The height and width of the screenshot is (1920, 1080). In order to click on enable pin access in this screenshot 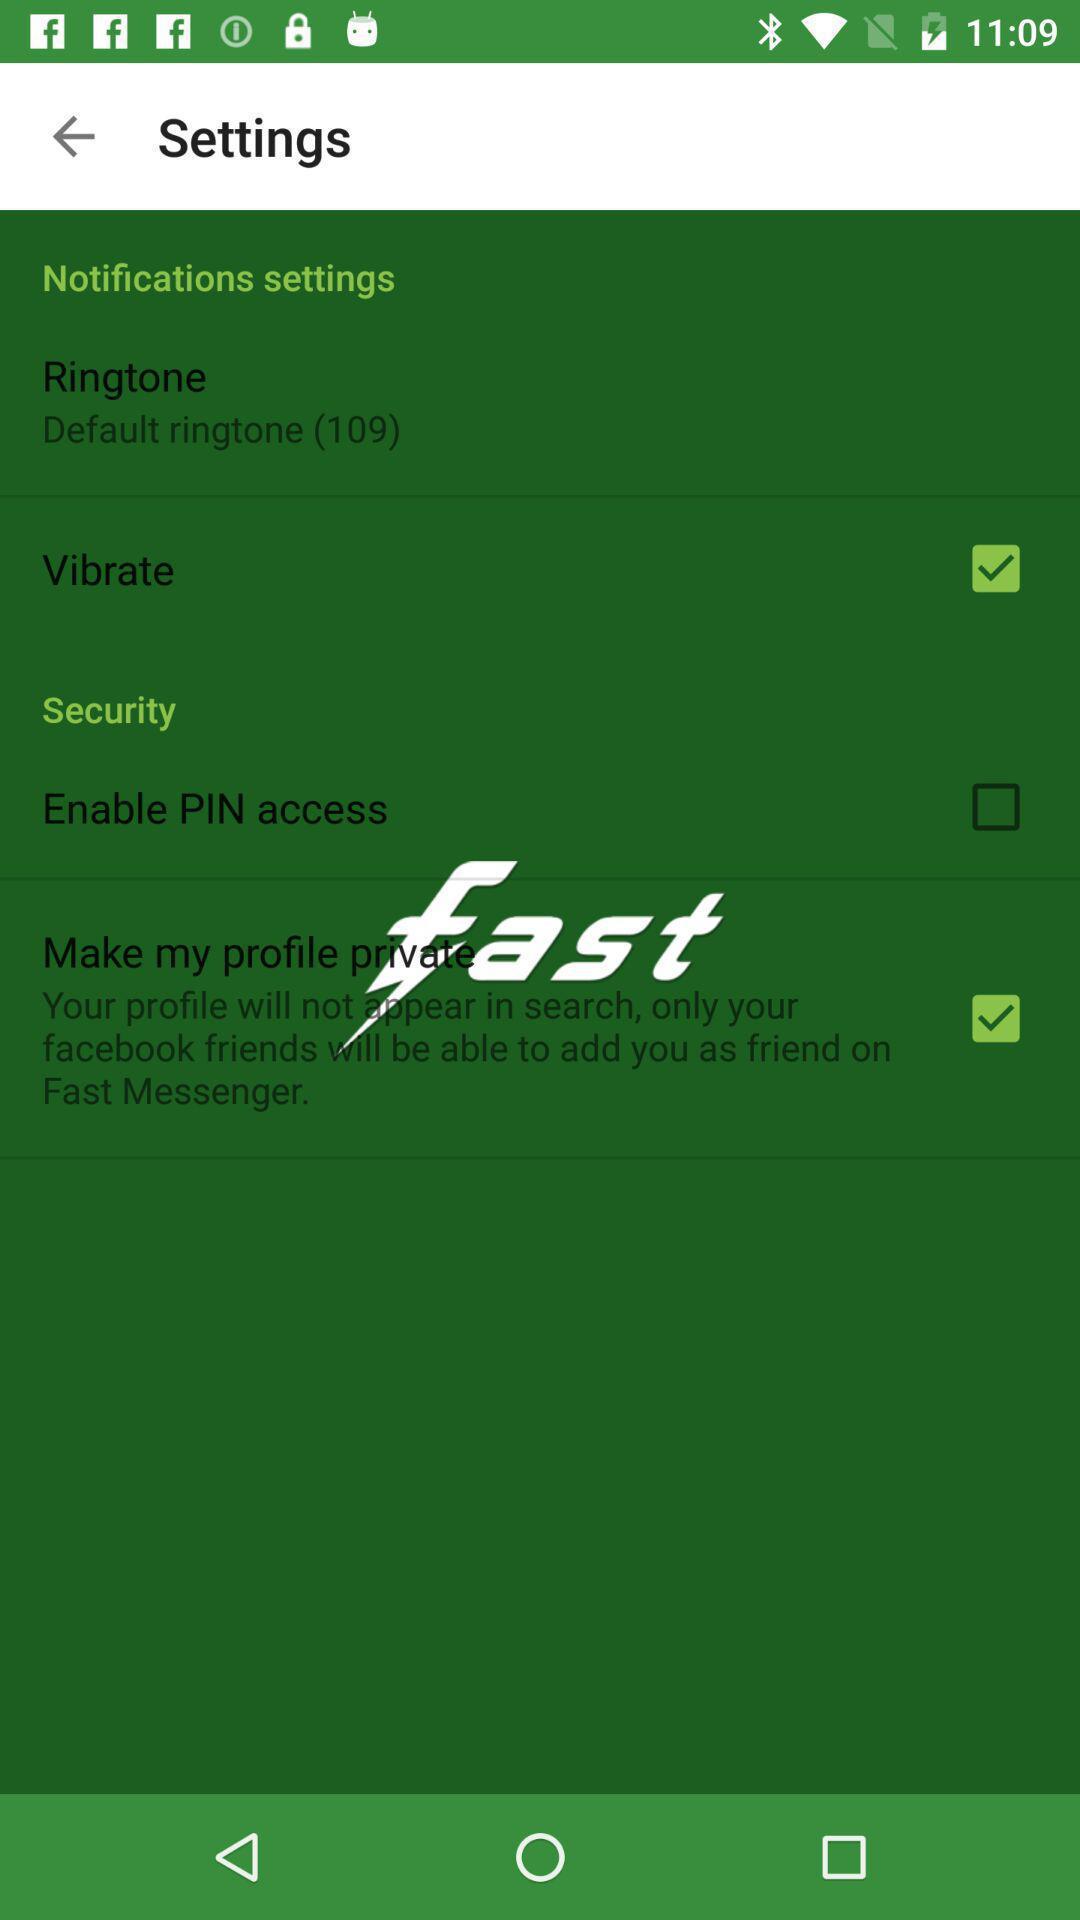, I will do `click(215, 806)`.